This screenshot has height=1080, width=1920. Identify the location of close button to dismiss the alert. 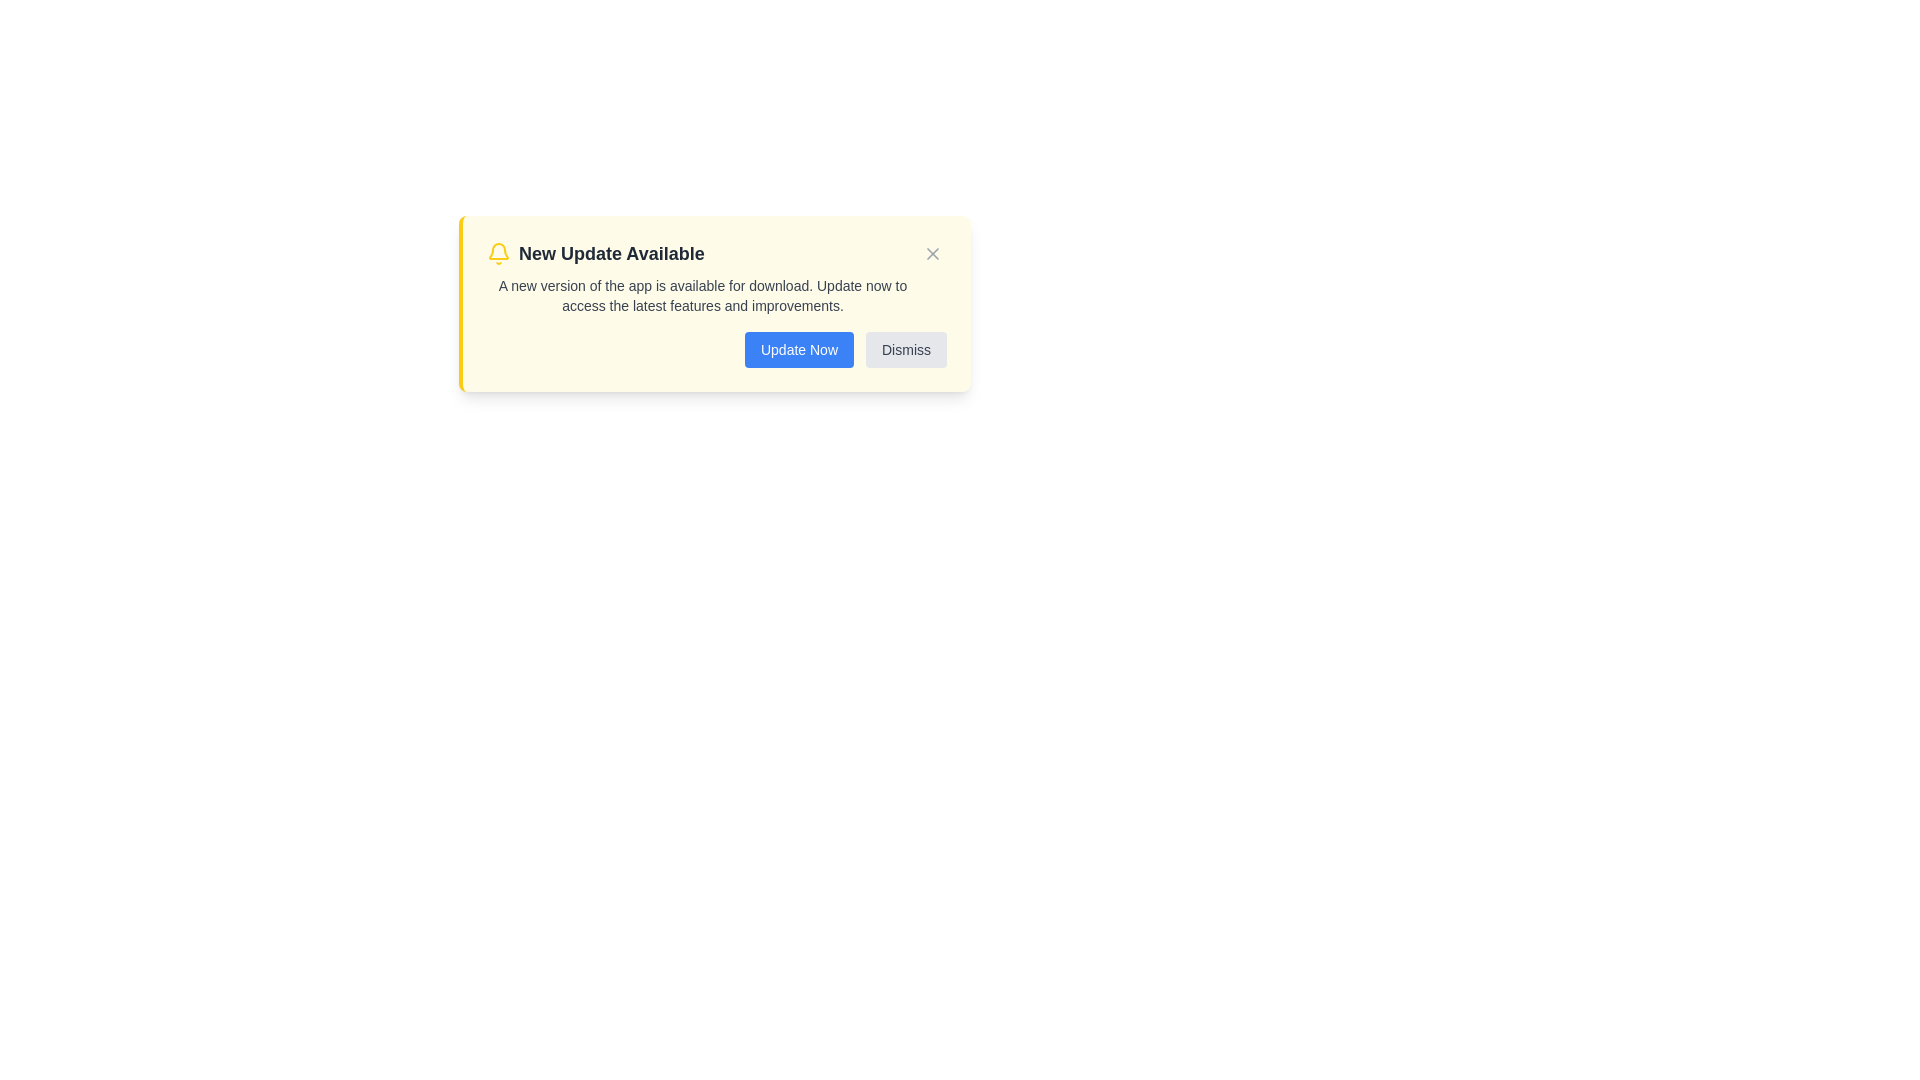
(931, 253).